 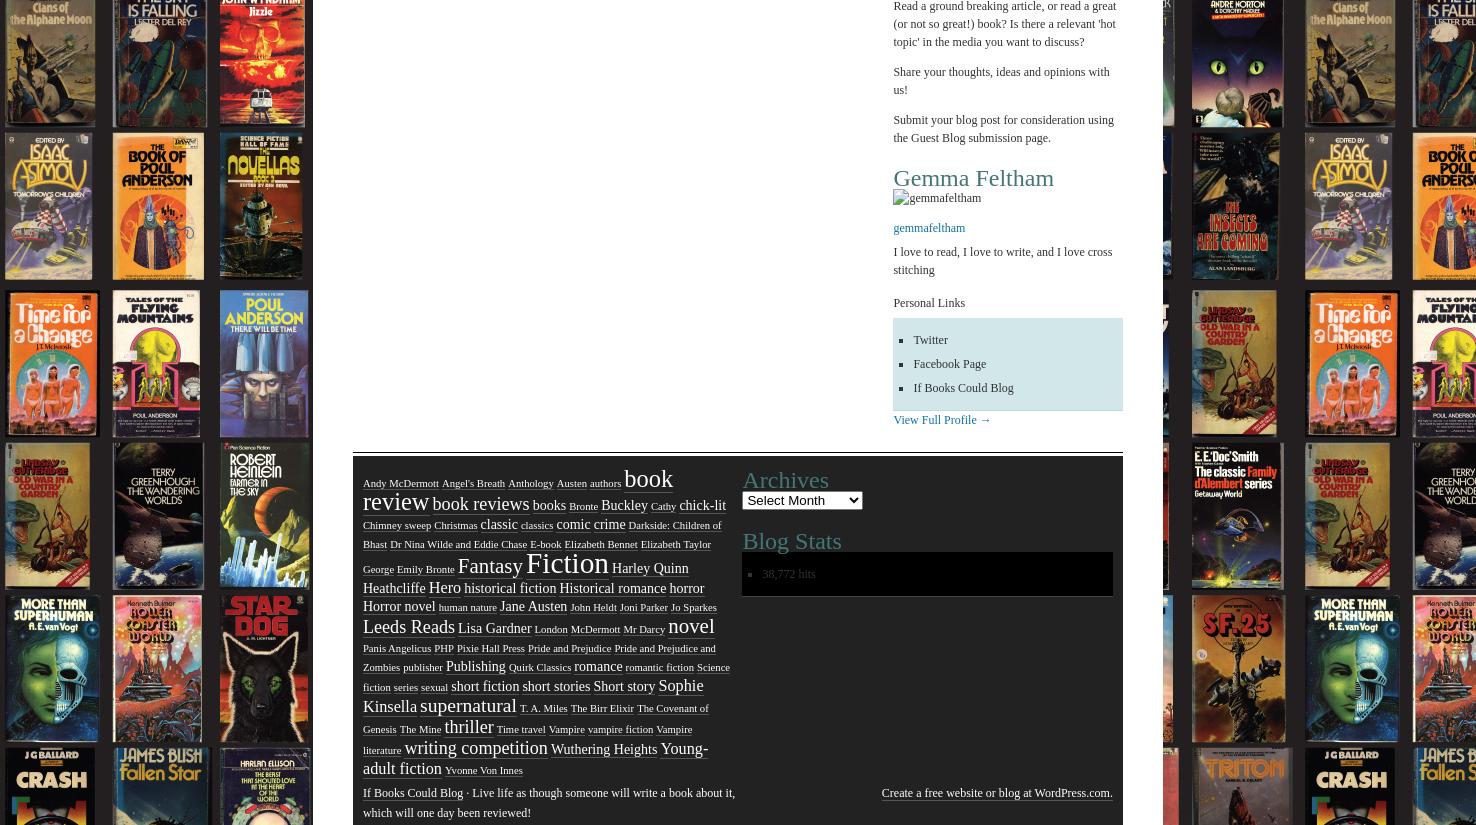 What do you see at coordinates (547, 802) in the screenshot?
I see `'· Live life as though someone will write a book about it, which will one day been reviewed!'` at bounding box center [547, 802].